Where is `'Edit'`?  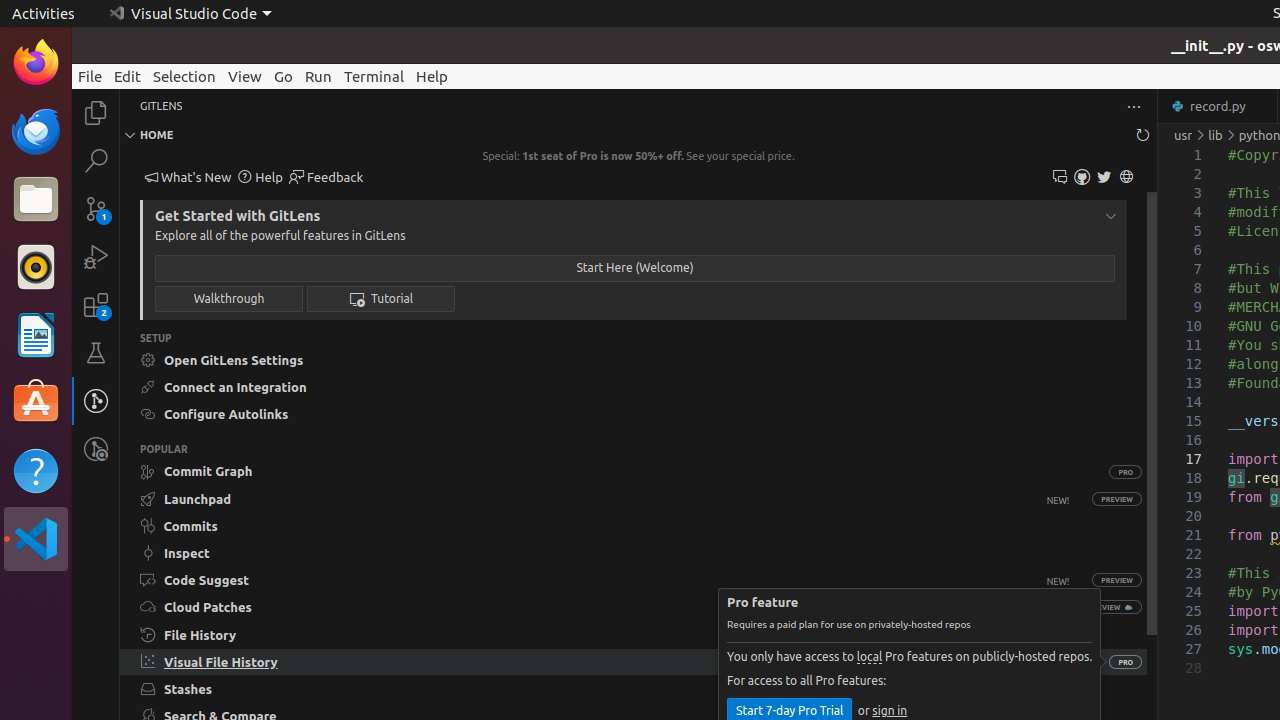 'Edit' is located at coordinates (126, 75).